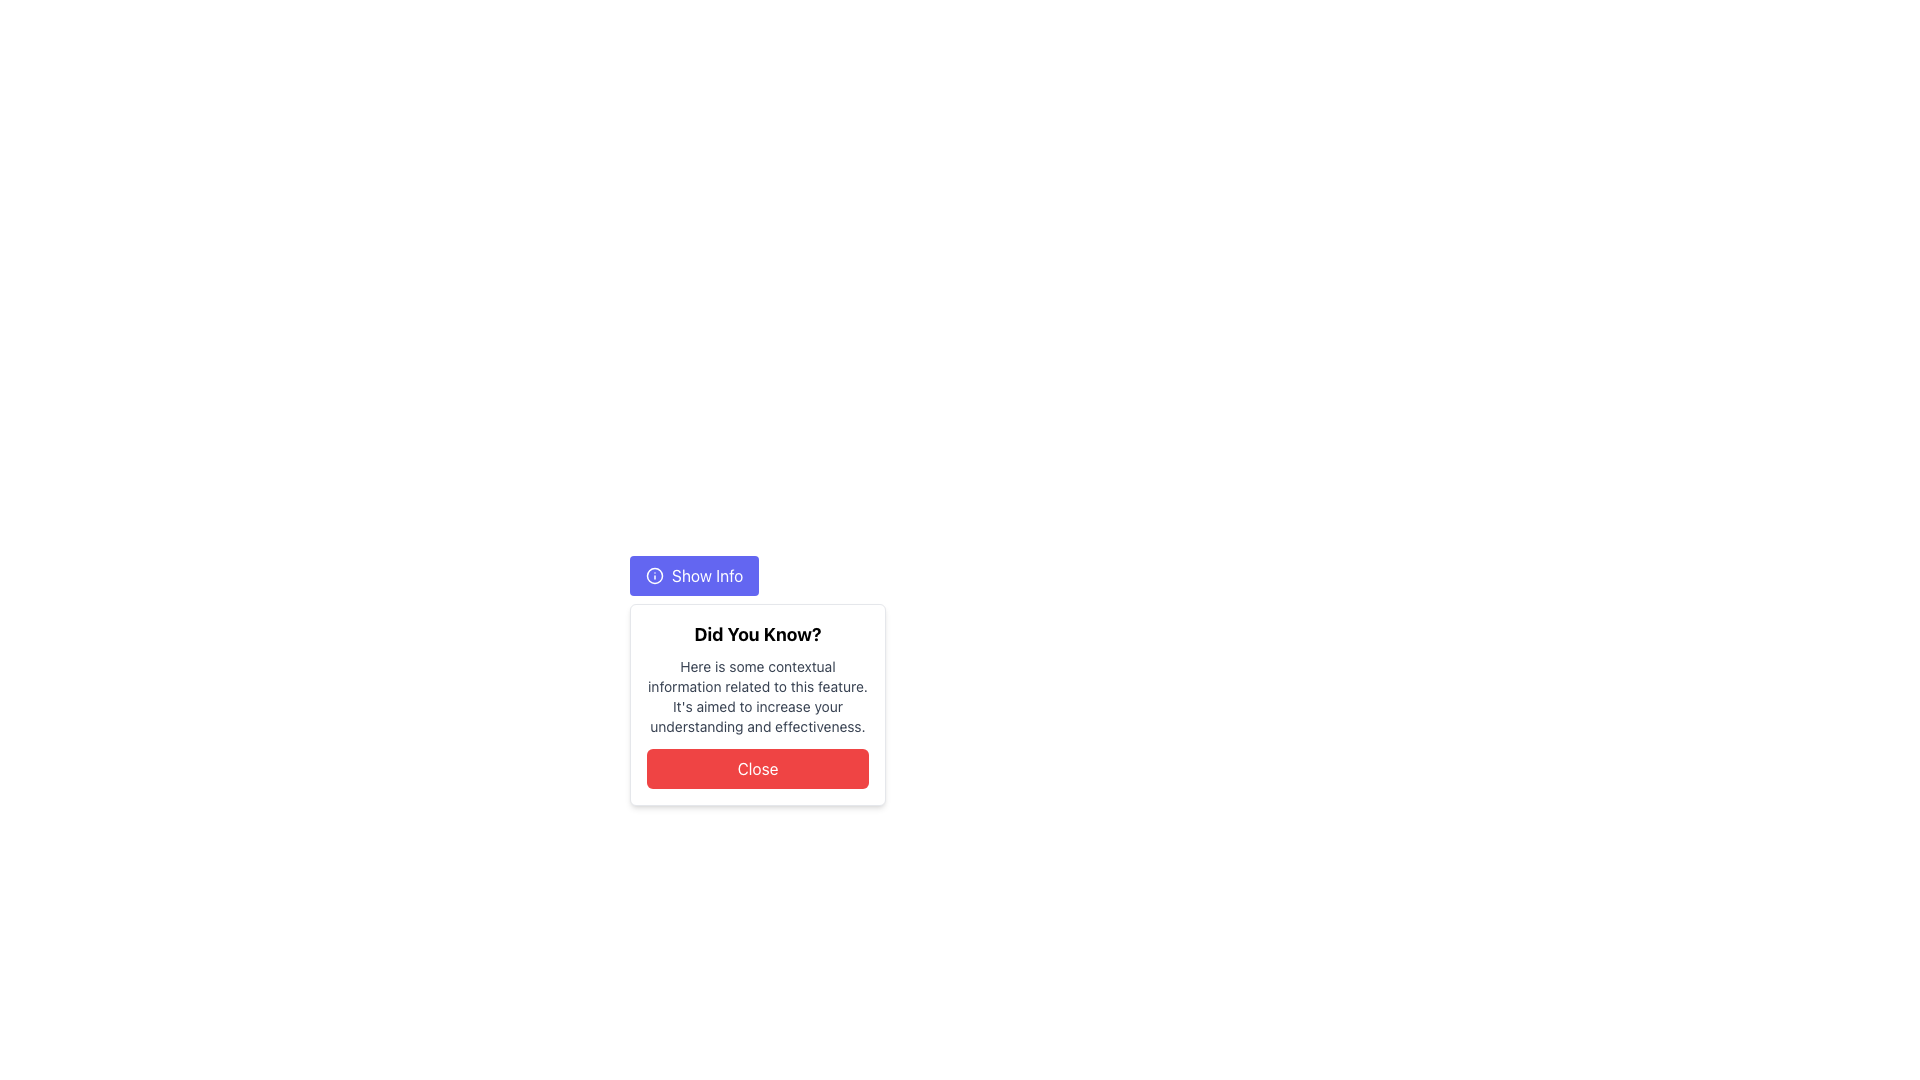 This screenshot has width=1920, height=1080. What do you see at coordinates (654, 575) in the screenshot?
I see `the decorative circle that is part of the SVG icon located near the 'Show Info' button at the top-left of the information card` at bounding box center [654, 575].